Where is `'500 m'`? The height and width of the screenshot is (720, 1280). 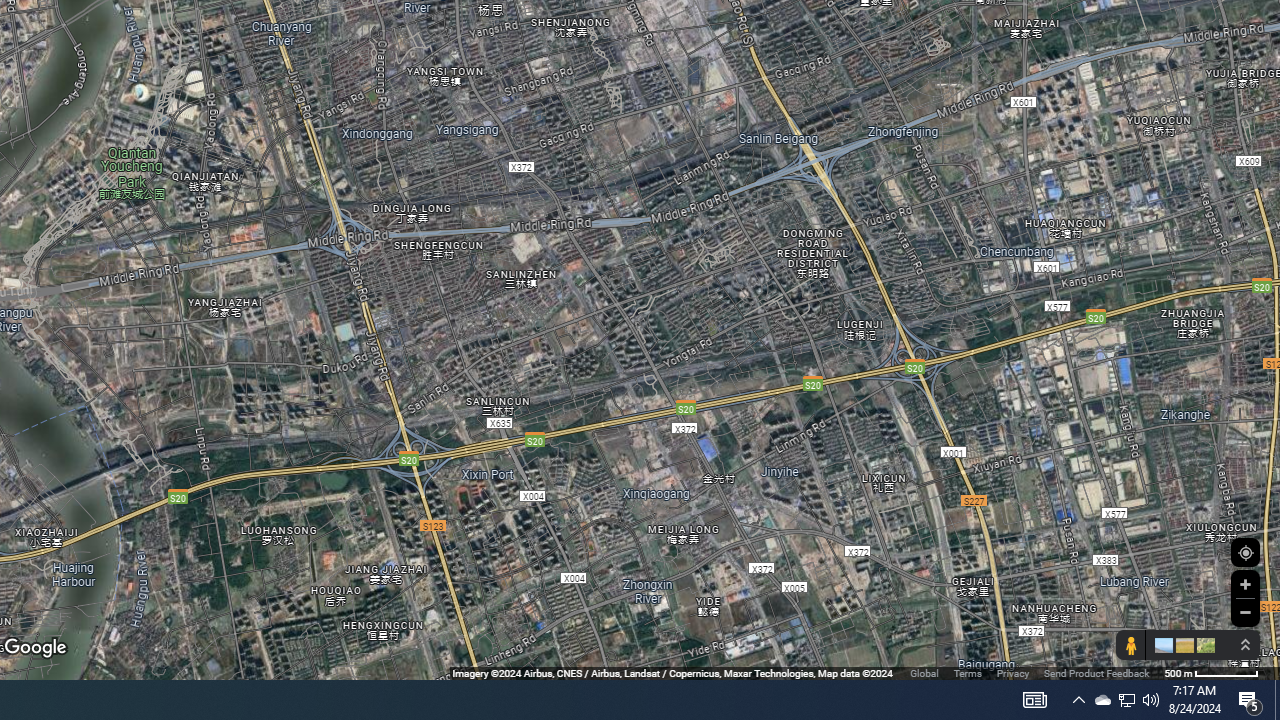
'500 m' is located at coordinates (1210, 673).